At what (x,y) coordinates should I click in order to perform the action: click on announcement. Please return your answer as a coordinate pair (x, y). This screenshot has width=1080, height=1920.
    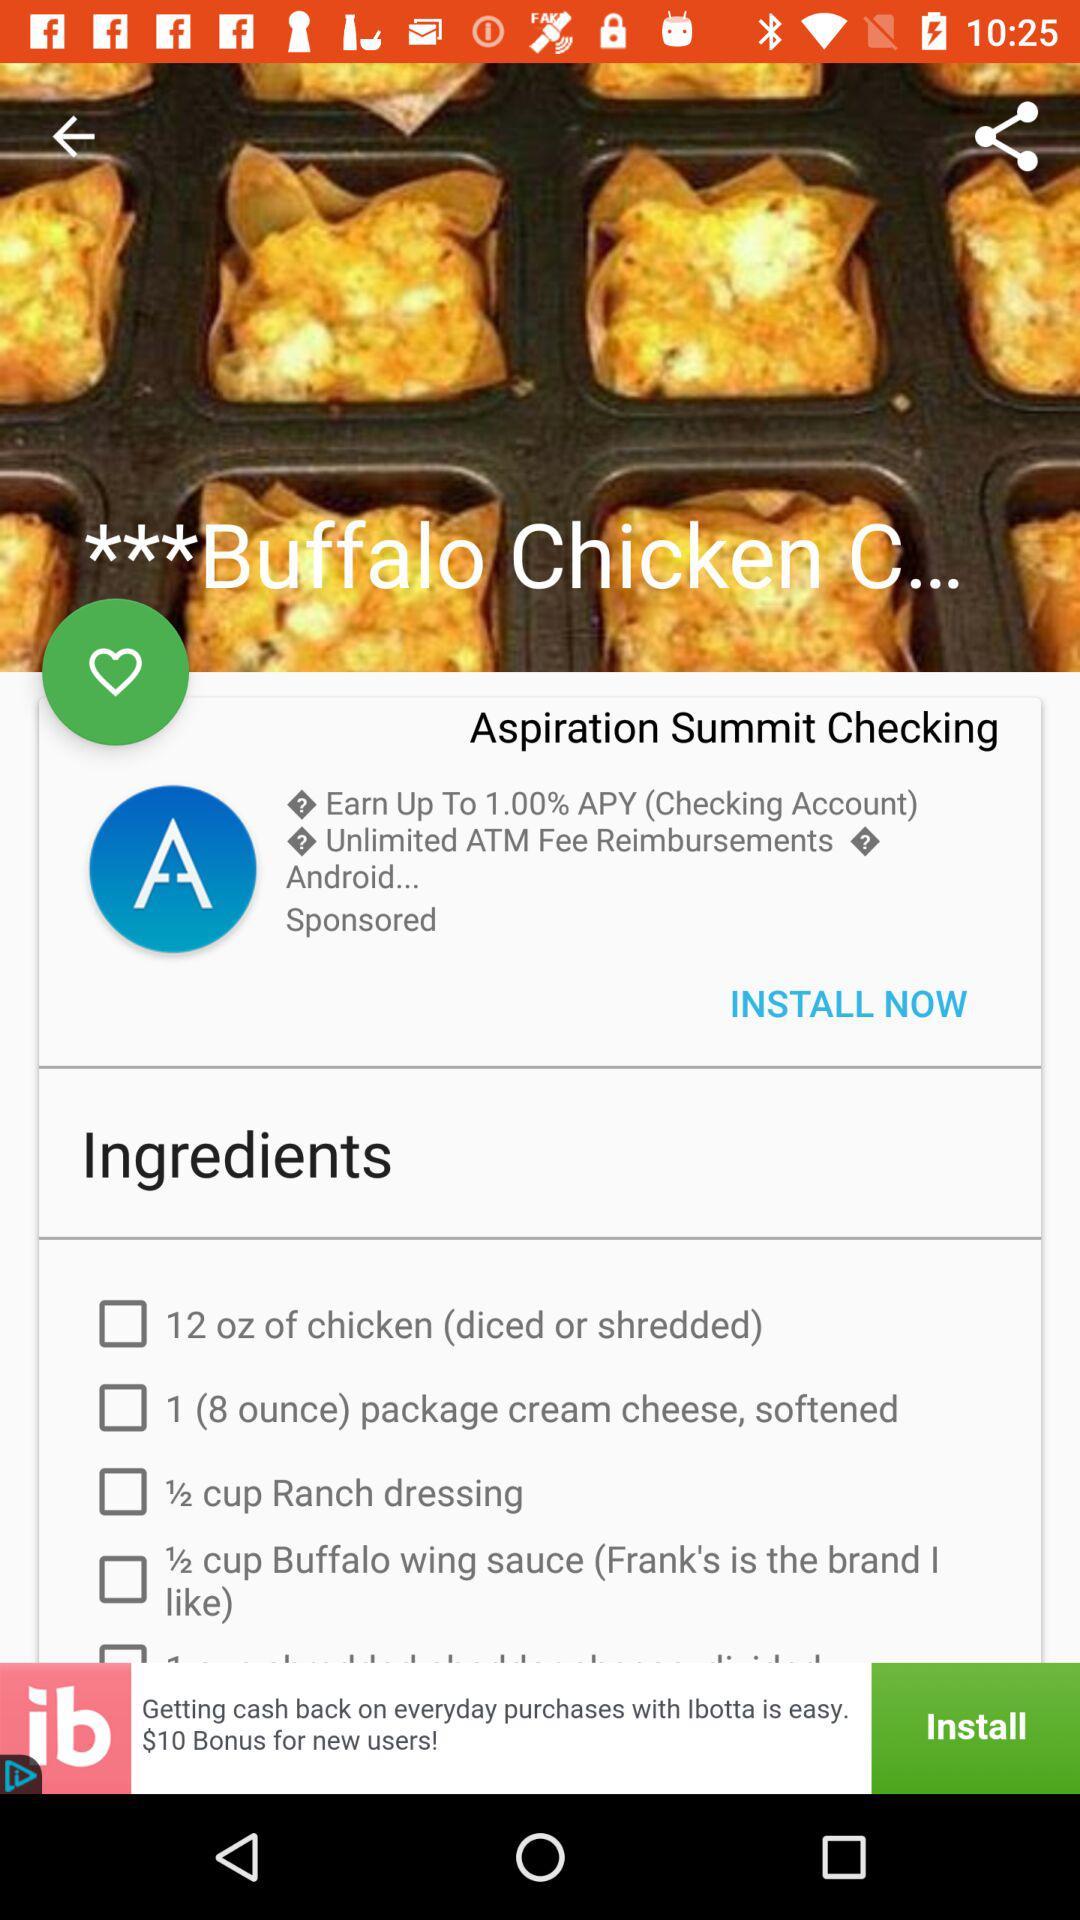
    Looking at the image, I should click on (540, 1727).